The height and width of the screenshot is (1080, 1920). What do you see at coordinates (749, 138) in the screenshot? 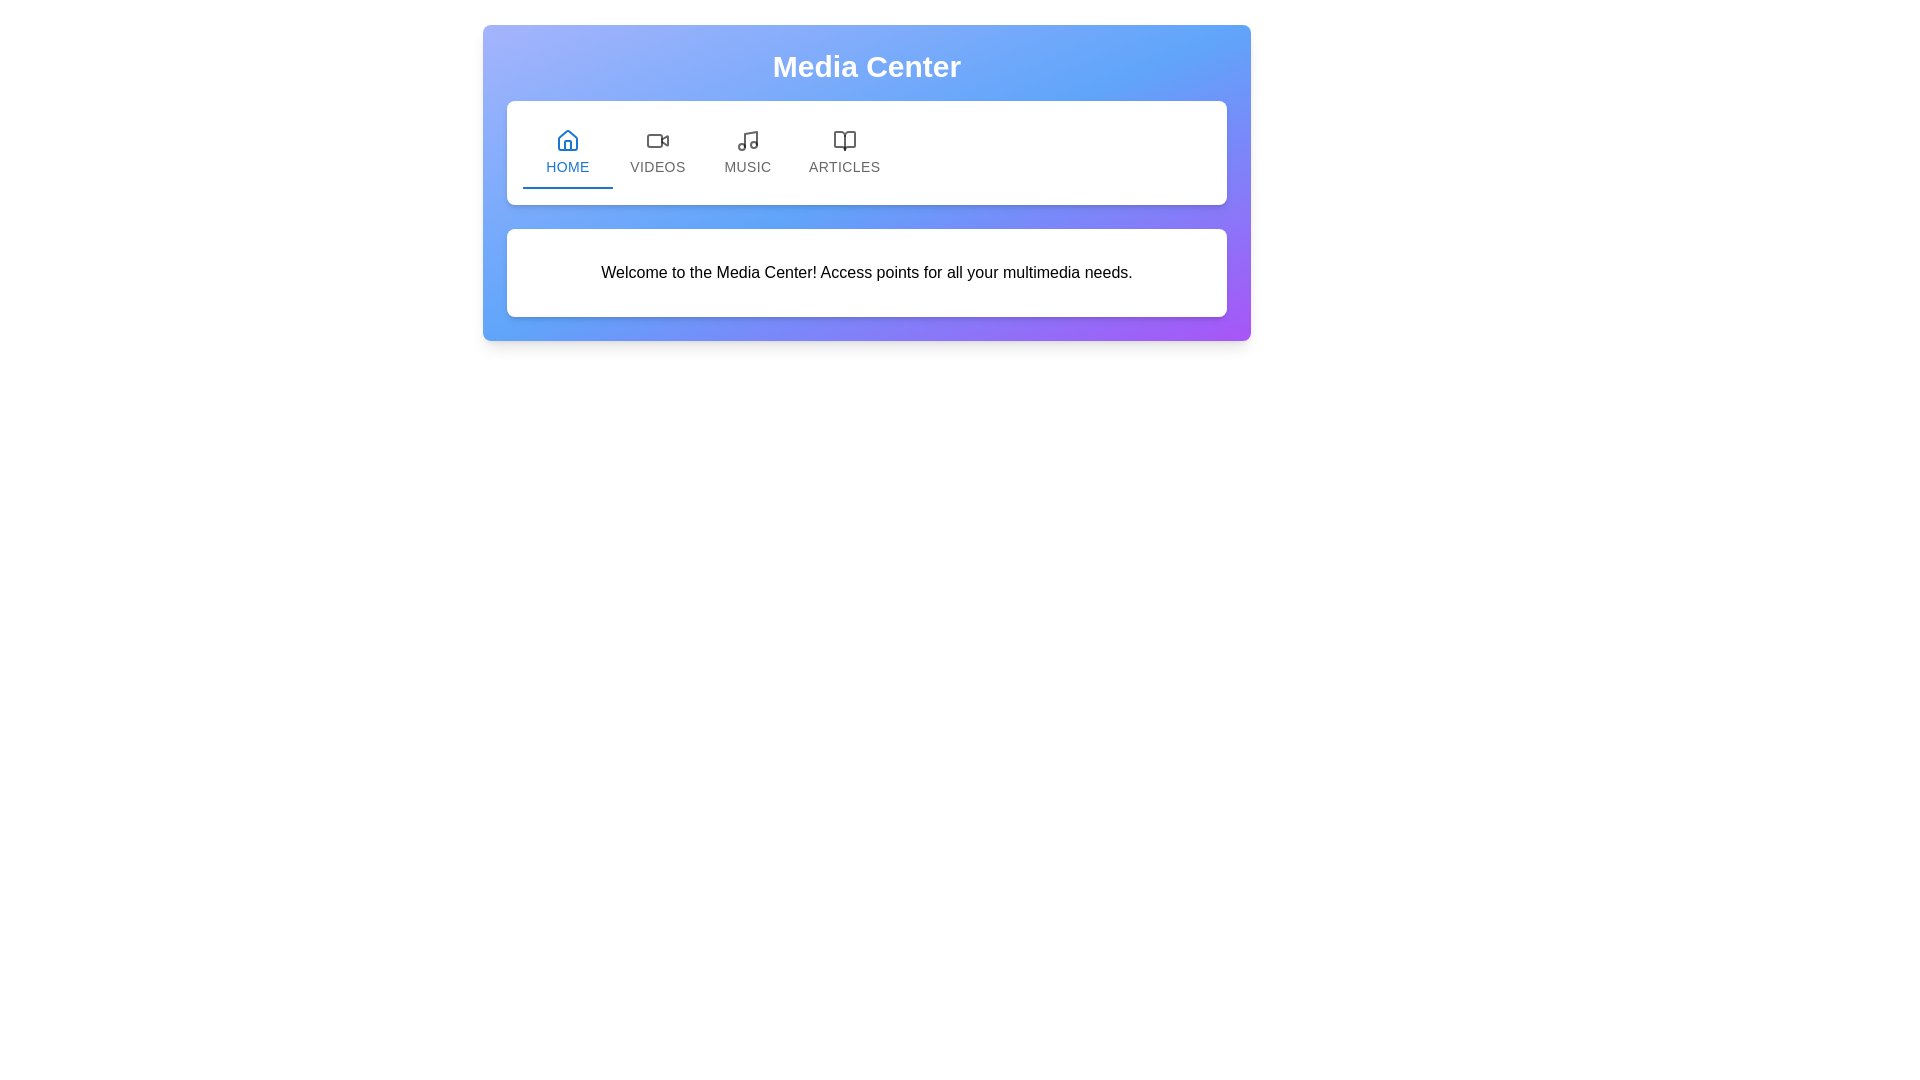
I see `the music note icon in the navigation bar, which is styled with a red accent and located below the 'MUSIC' label` at bounding box center [749, 138].